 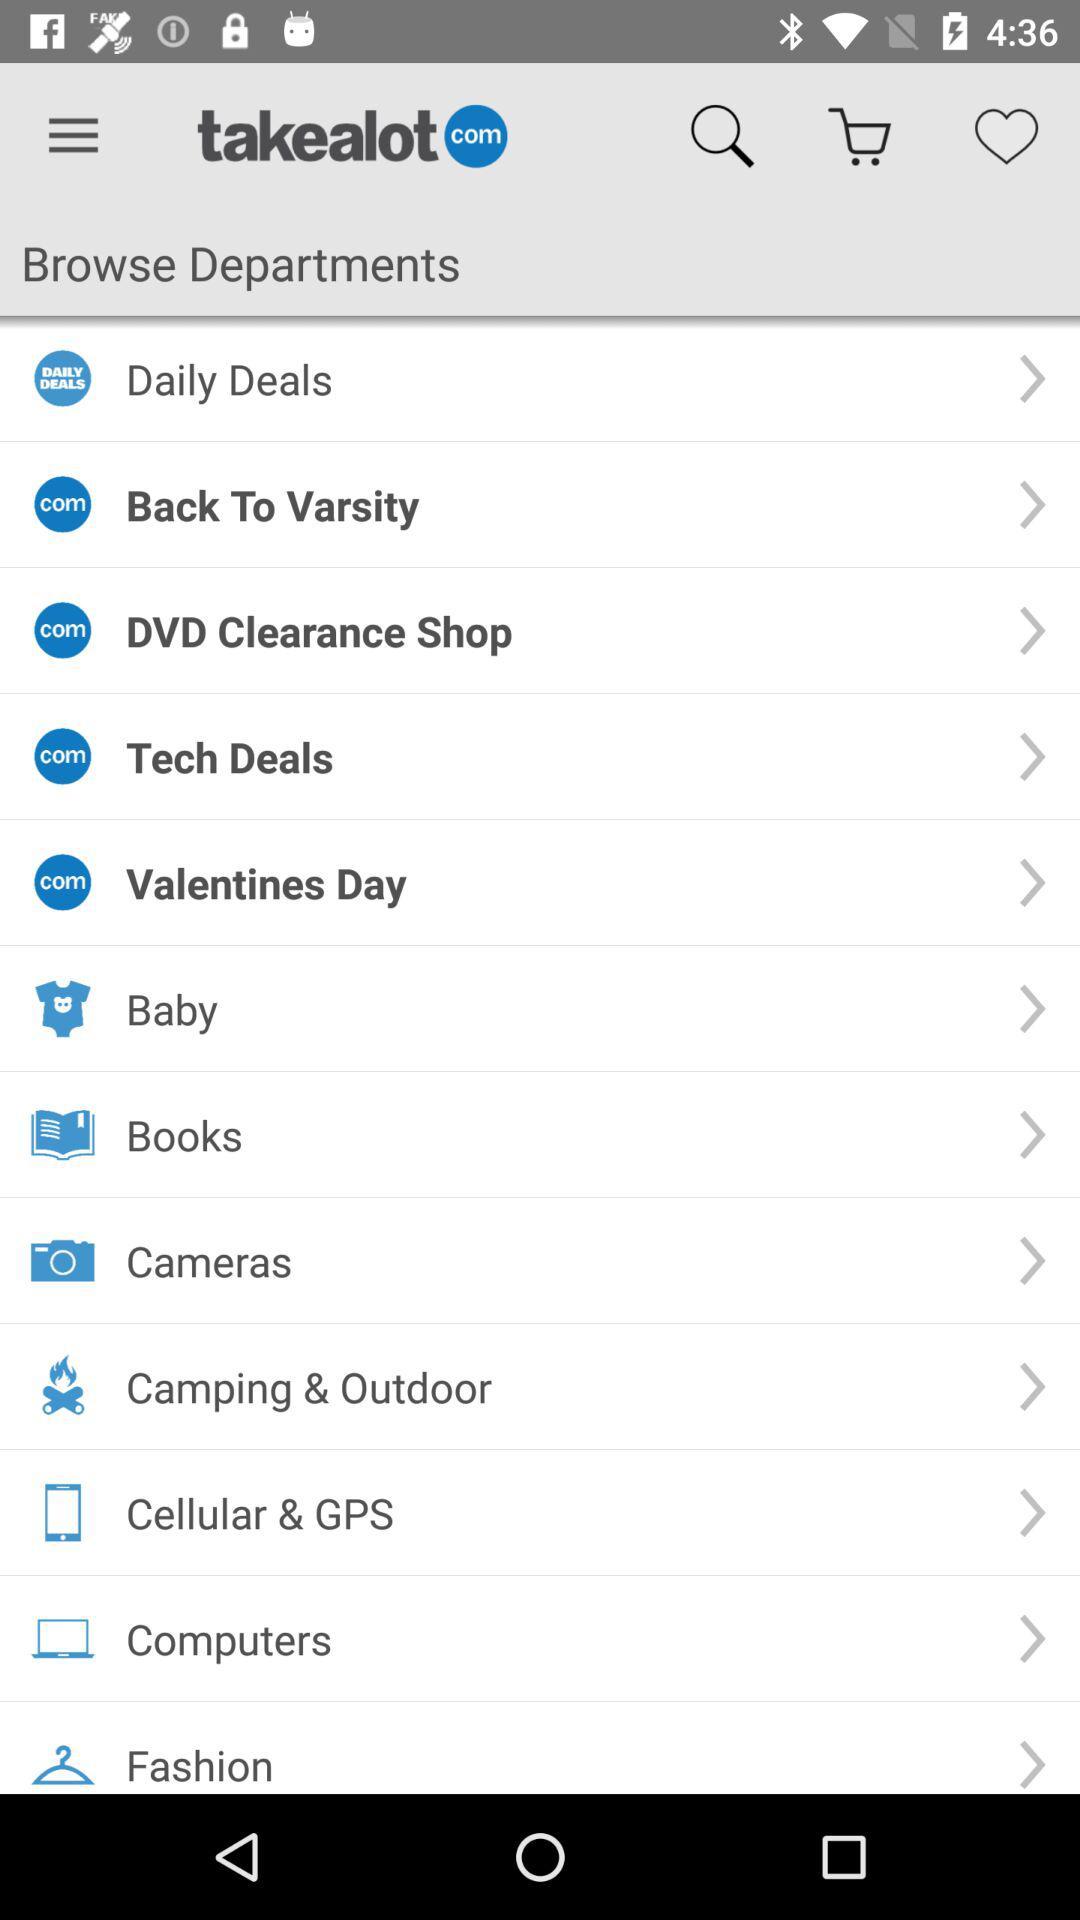 What do you see at coordinates (555, 1385) in the screenshot?
I see `the item below the cameras item` at bounding box center [555, 1385].